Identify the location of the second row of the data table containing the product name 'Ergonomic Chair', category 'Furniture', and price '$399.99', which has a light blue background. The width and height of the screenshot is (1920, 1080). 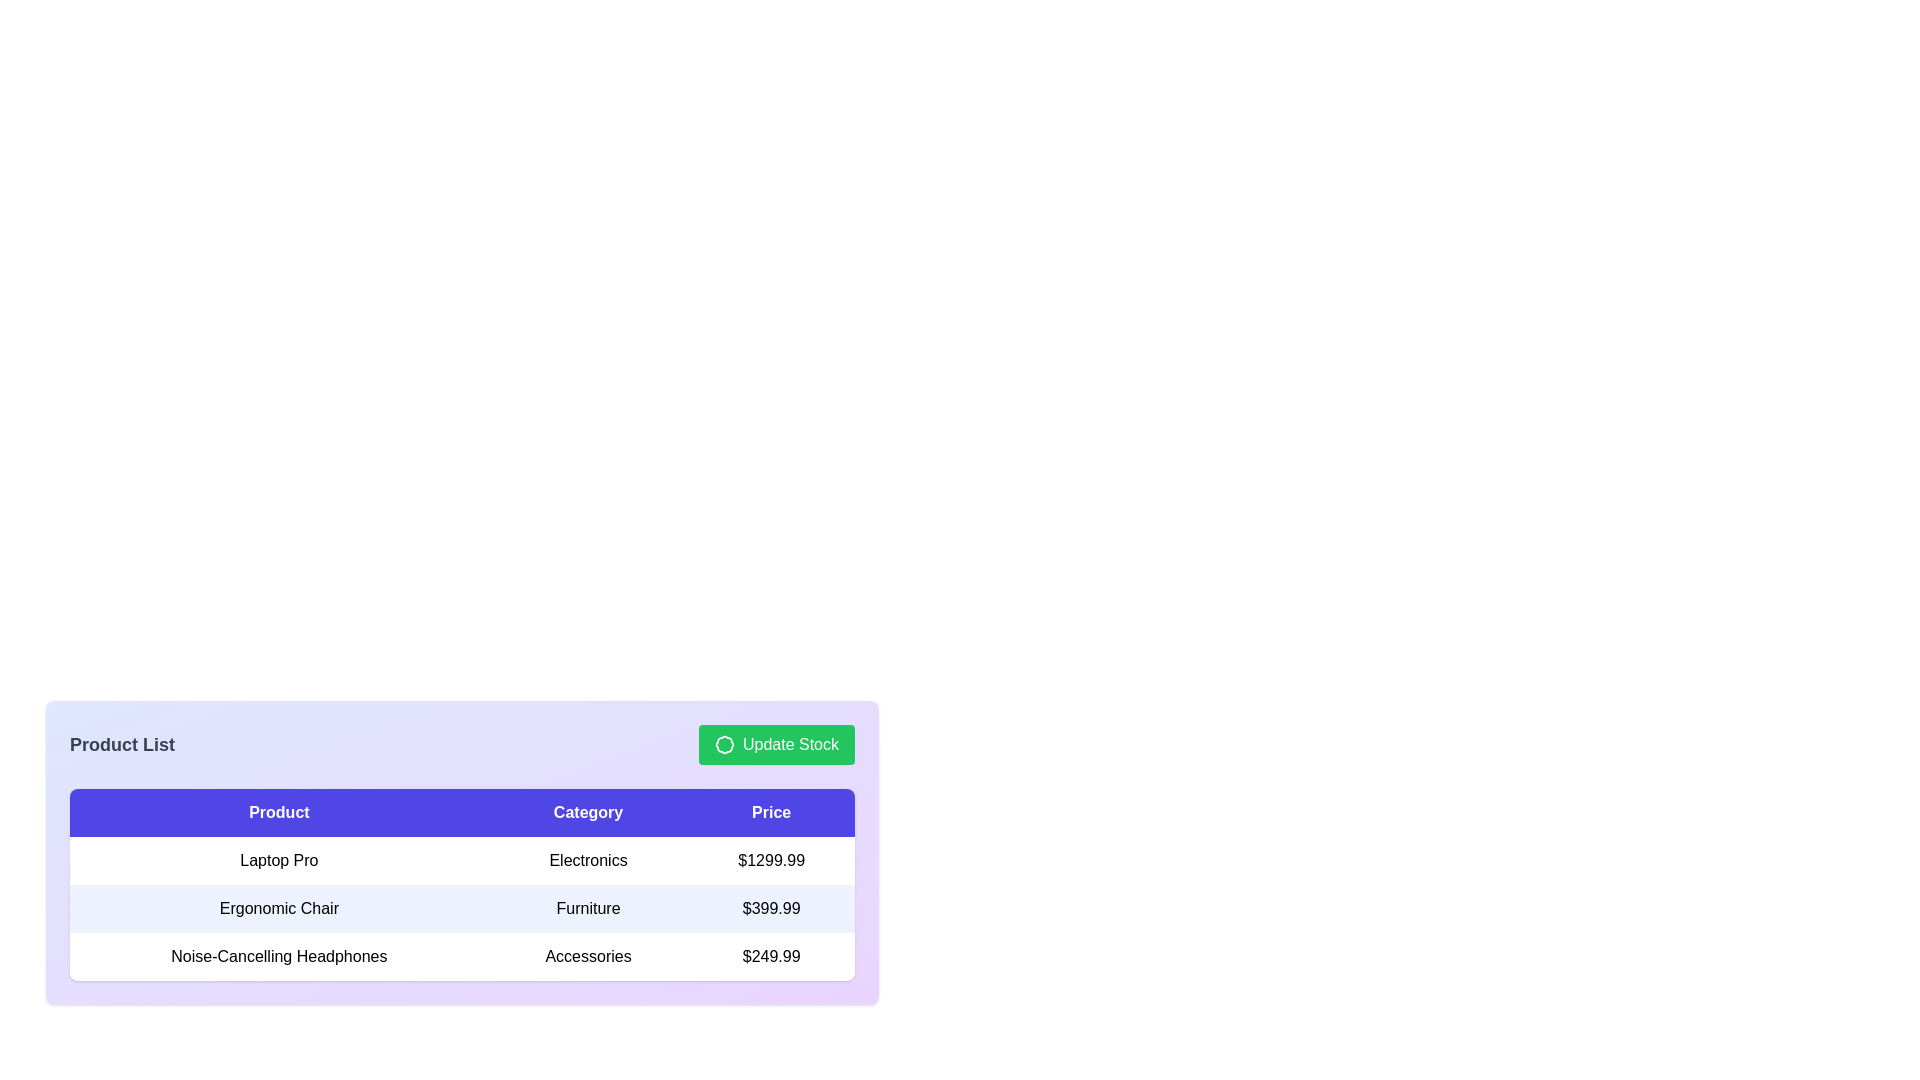
(461, 909).